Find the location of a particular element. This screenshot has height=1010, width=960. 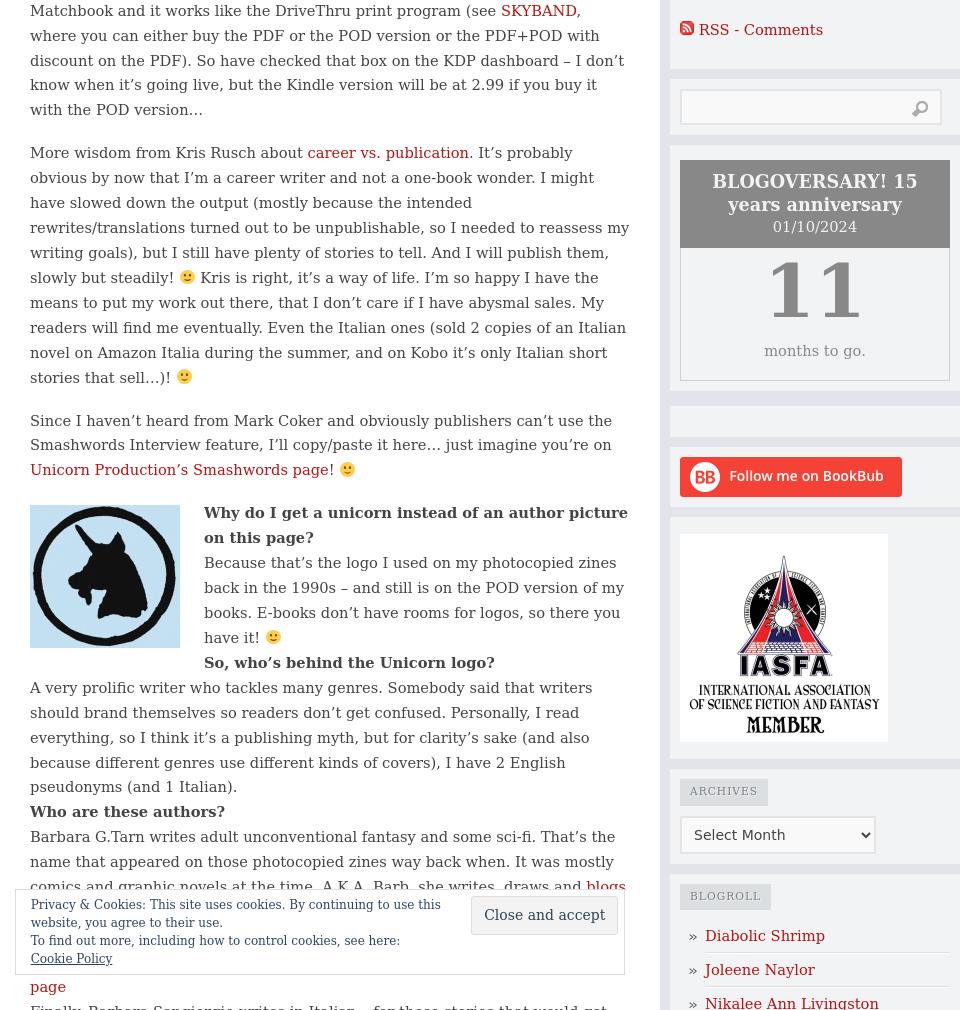

'RSS - Comments' is located at coordinates (759, 27).